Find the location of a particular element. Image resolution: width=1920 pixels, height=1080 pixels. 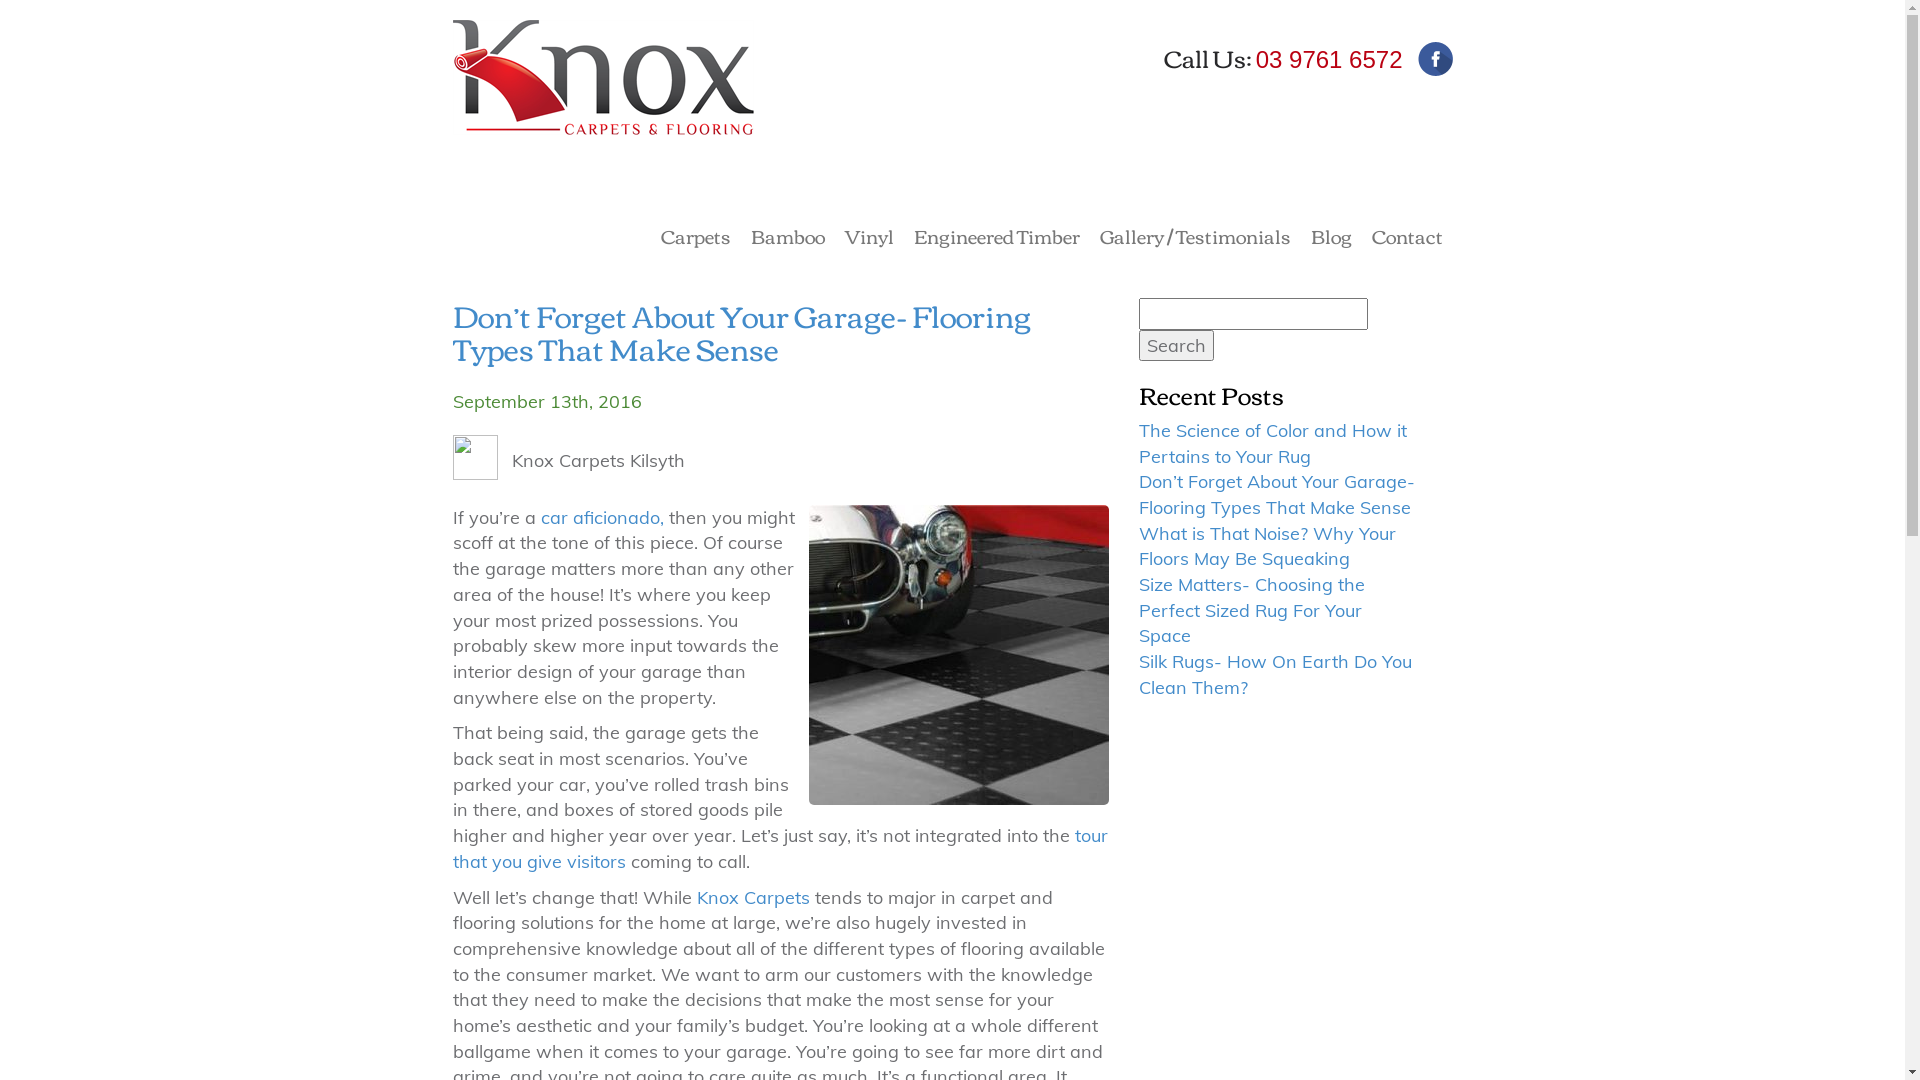

'Bamboo' is located at coordinates (786, 238).